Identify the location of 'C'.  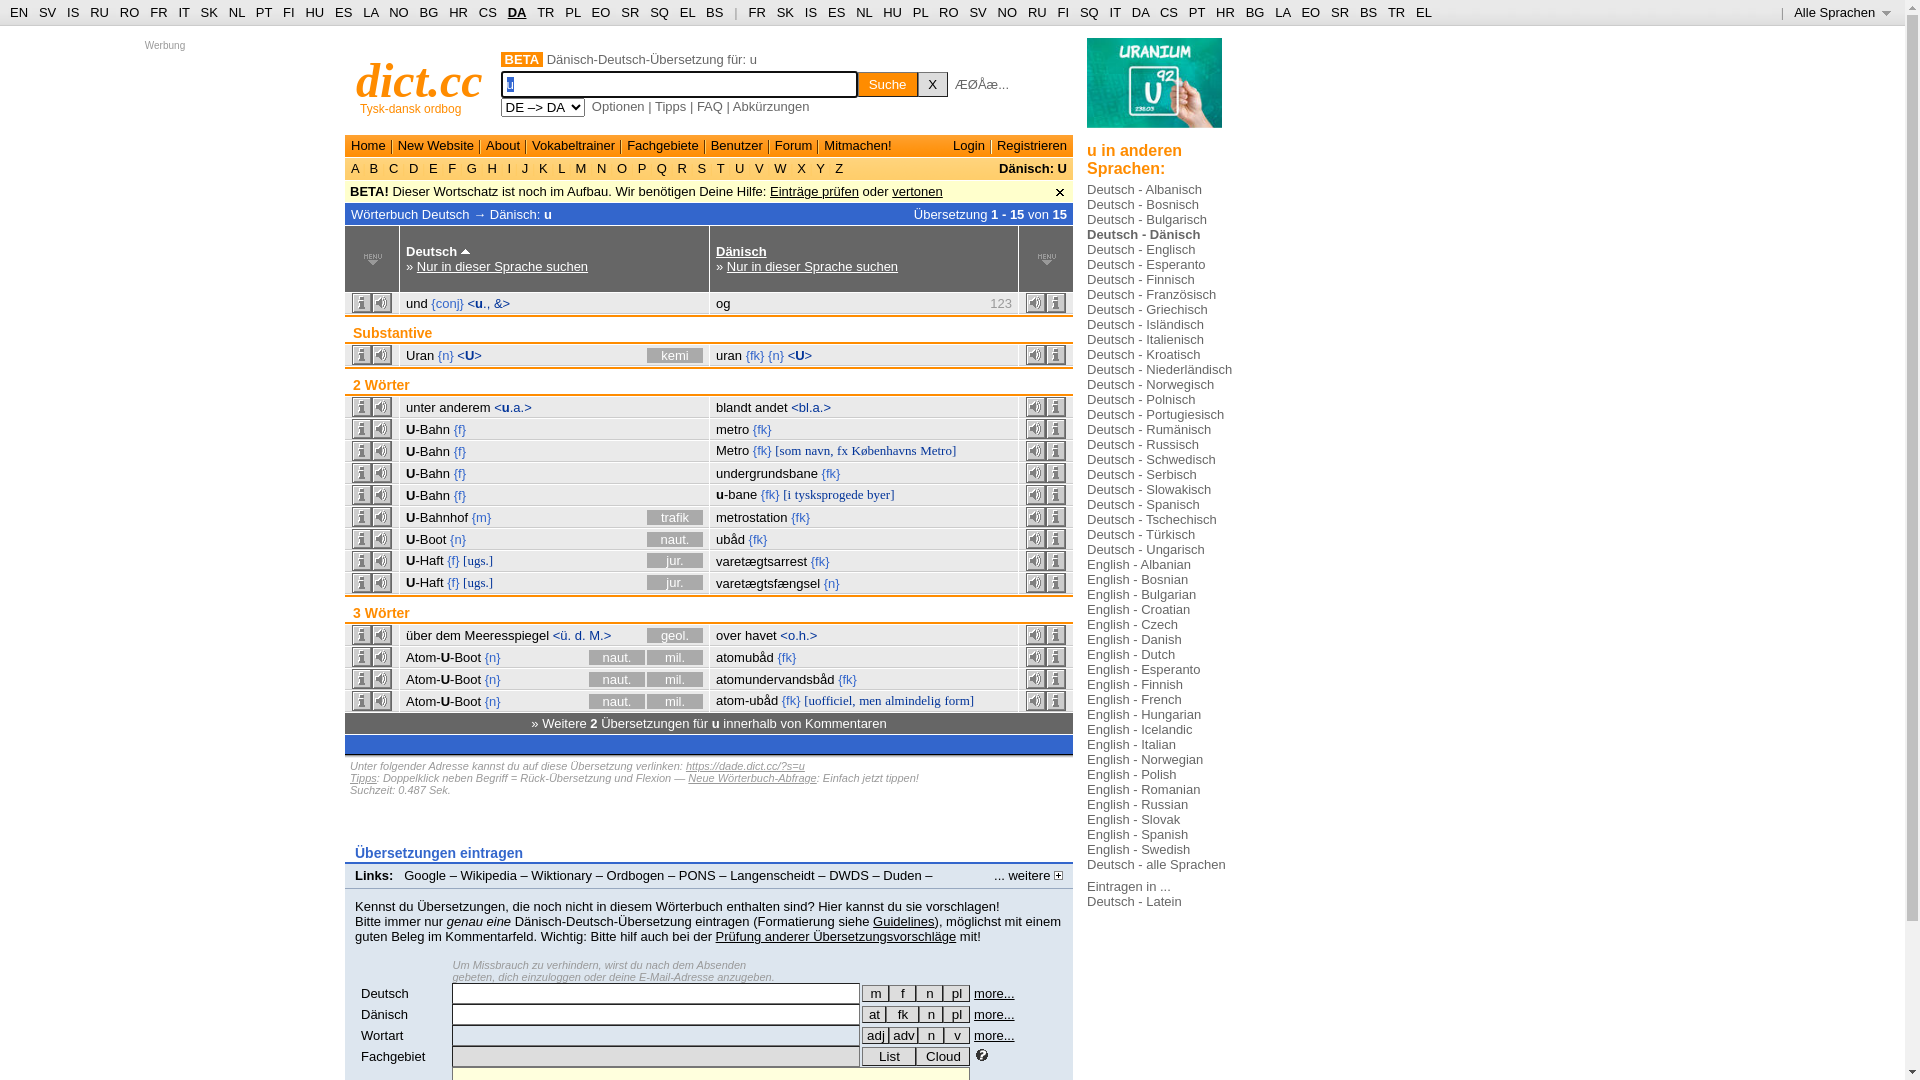
(393, 167).